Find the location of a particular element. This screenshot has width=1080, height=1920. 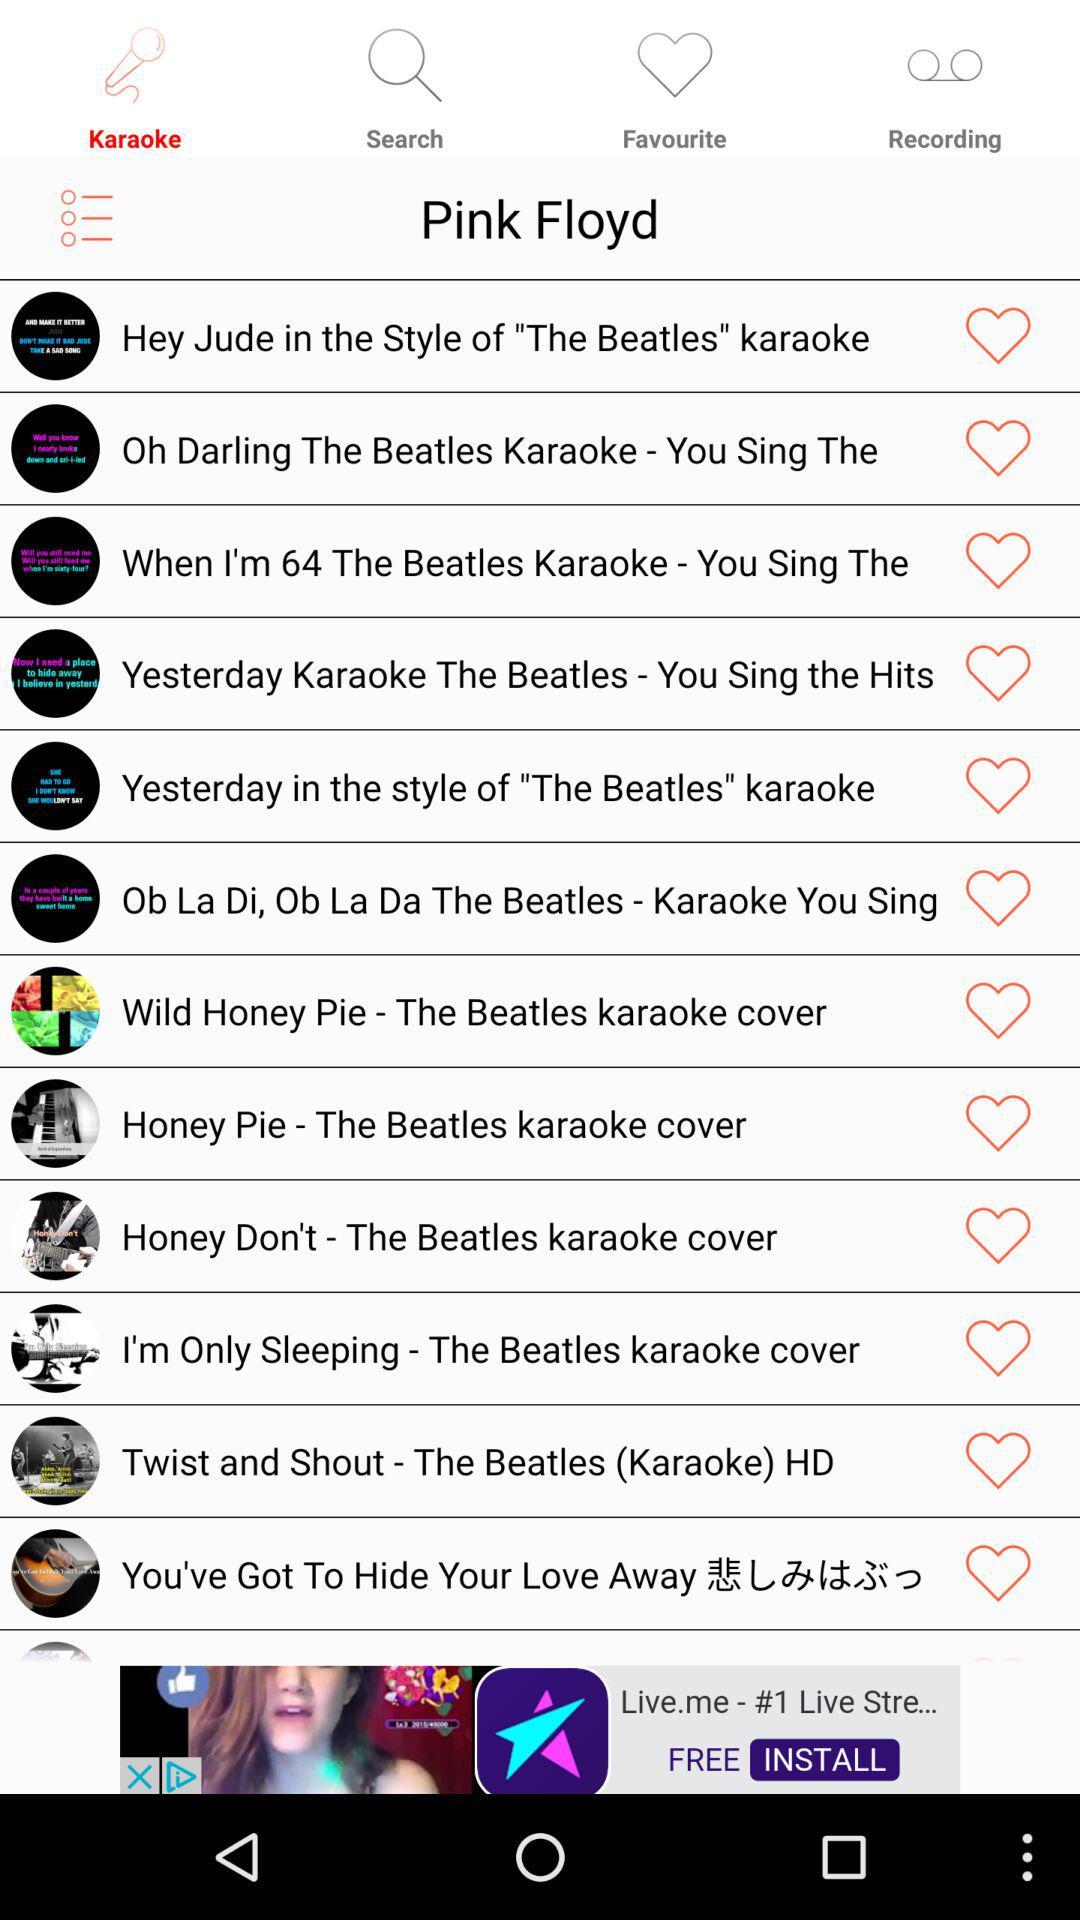

love track is located at coordinates (998, 673).